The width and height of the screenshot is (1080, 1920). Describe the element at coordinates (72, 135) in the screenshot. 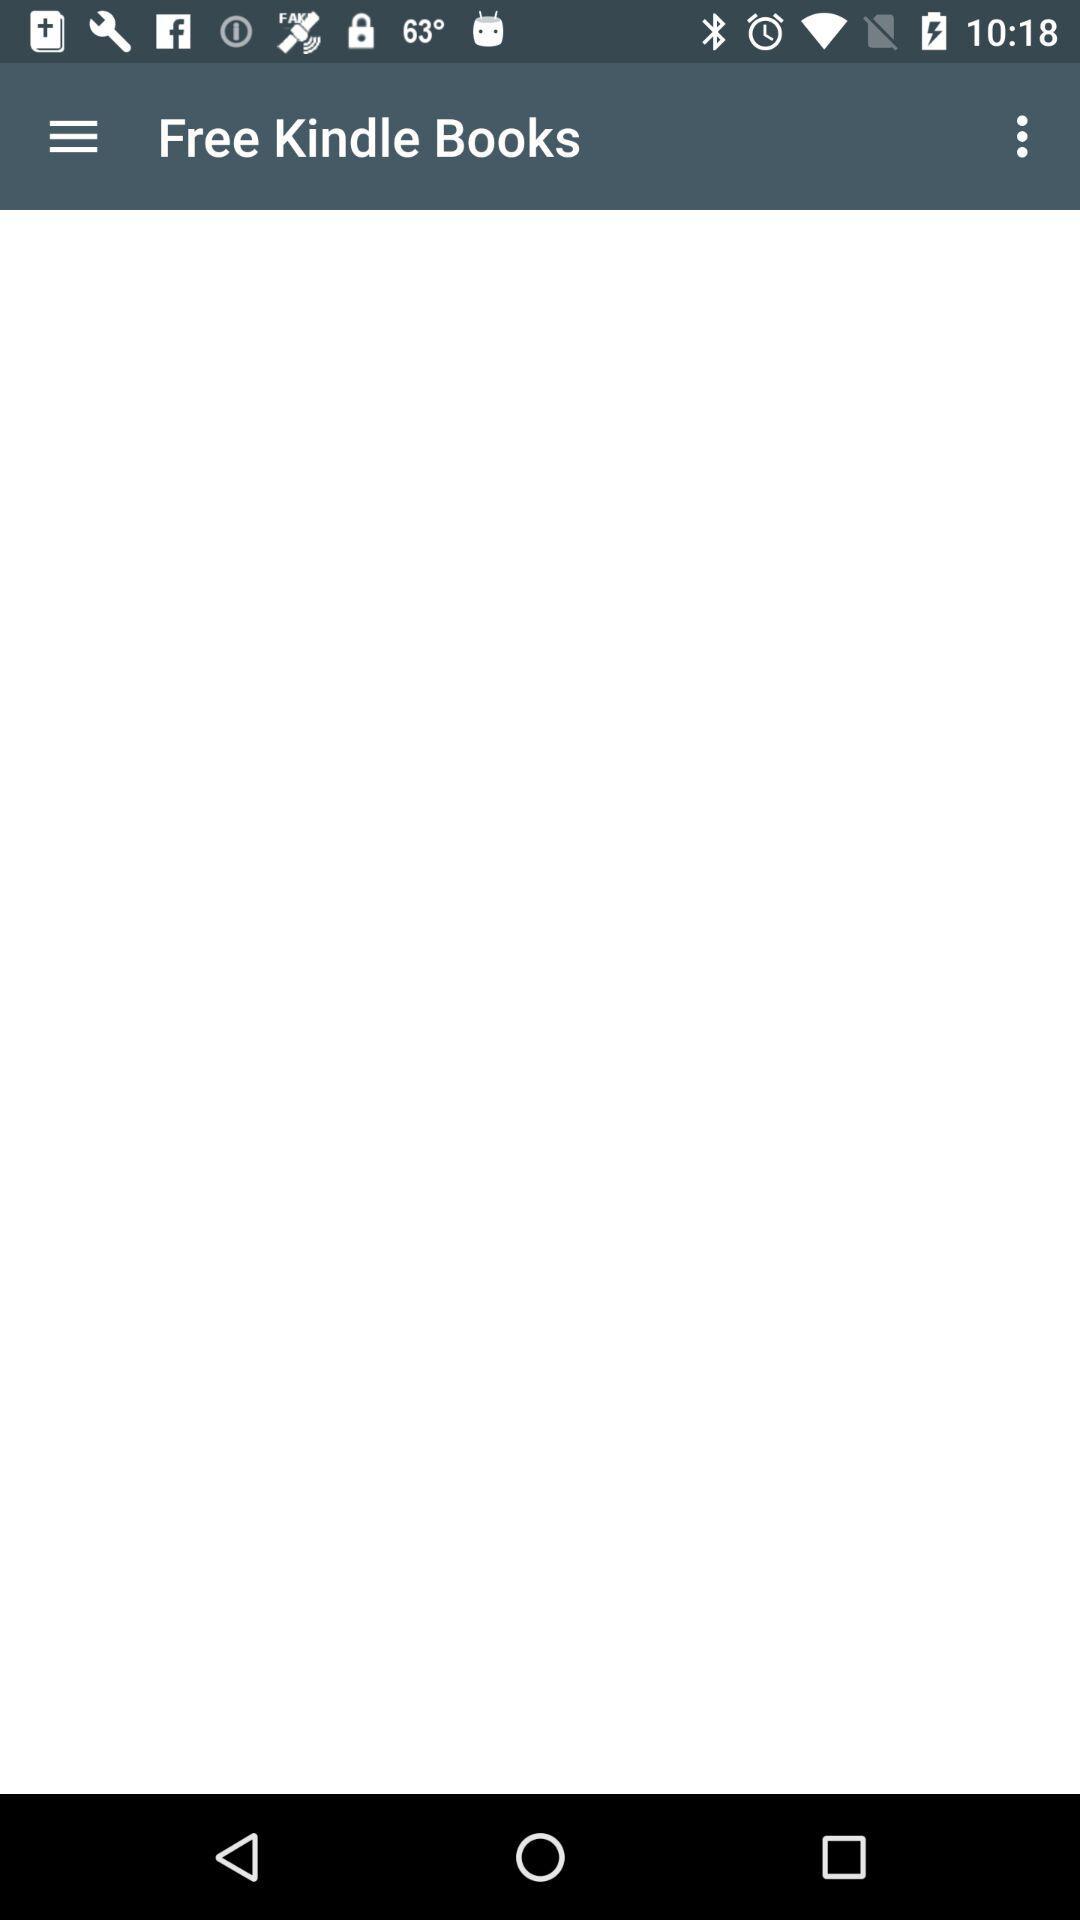

I see `item to the left of free kindle books` at that location.